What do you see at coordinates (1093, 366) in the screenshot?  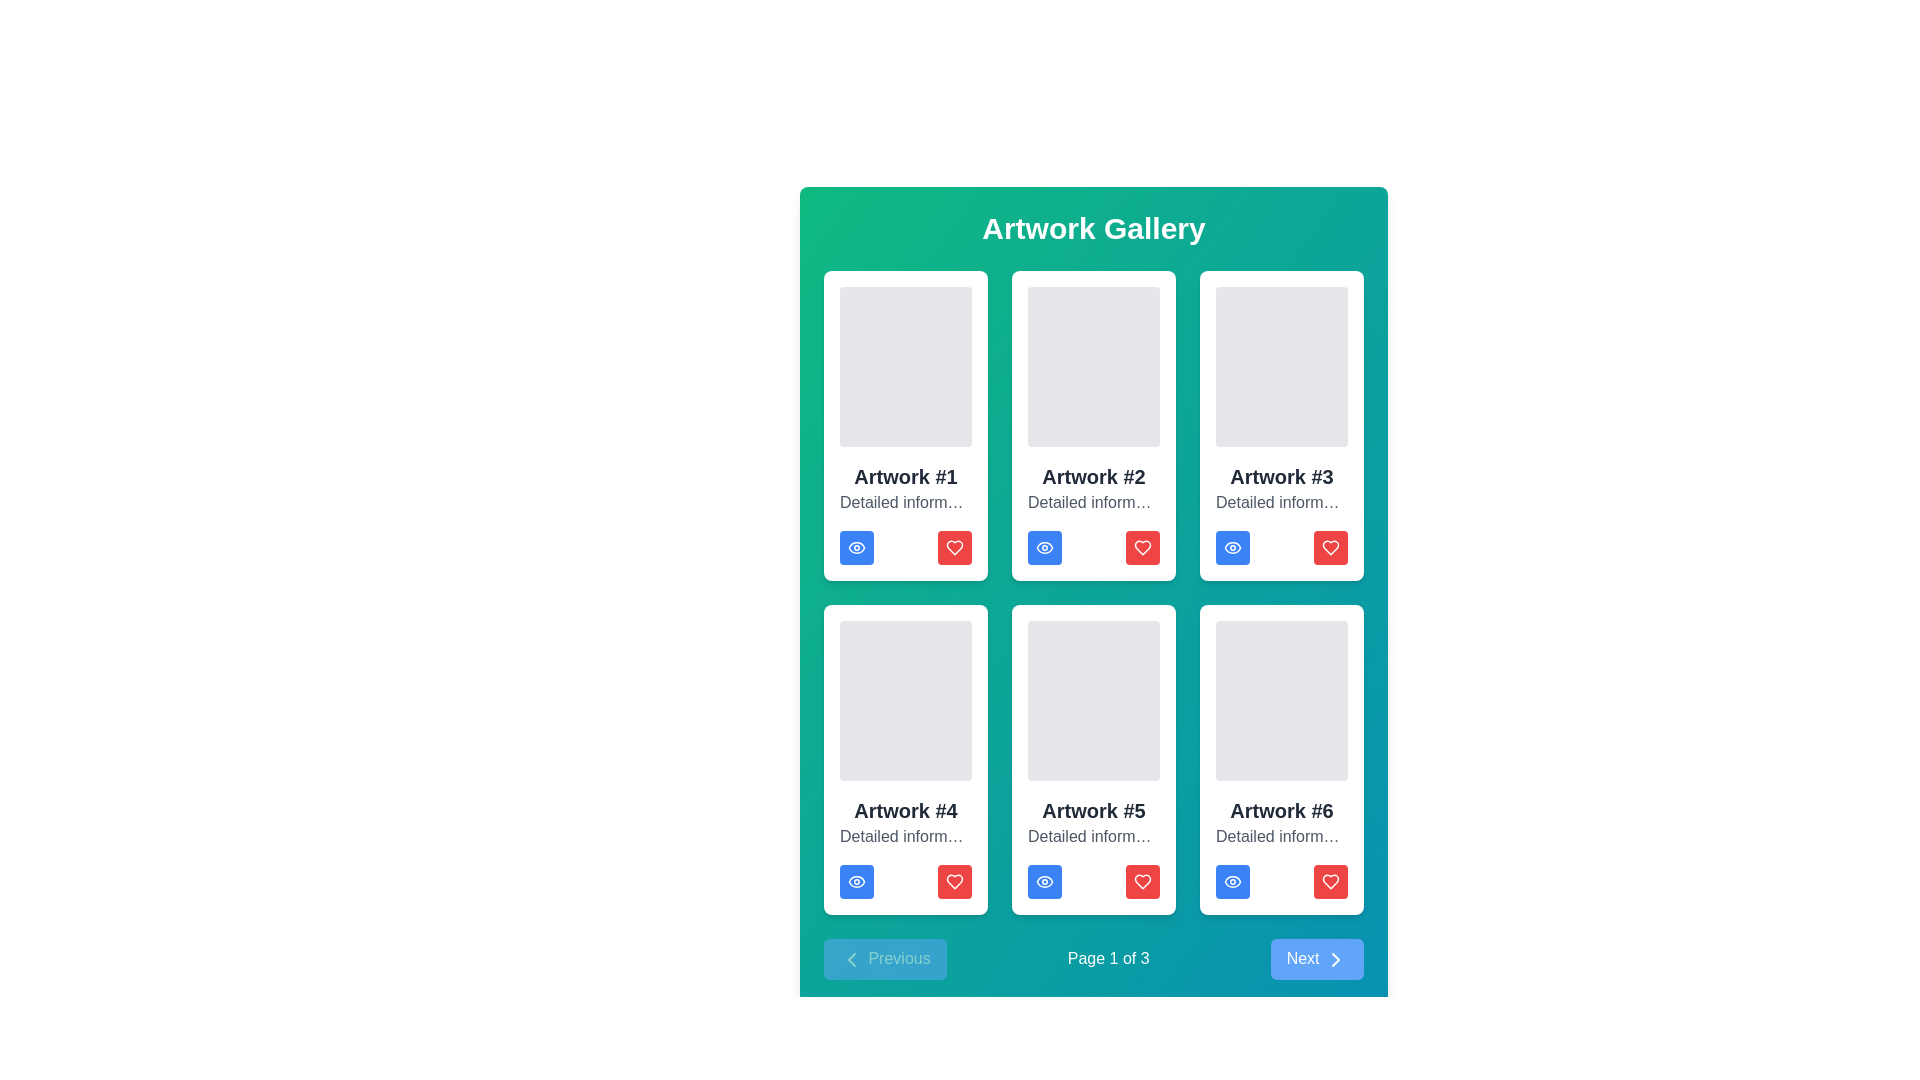 I see `the light gray rectangular image placeholder with rounded edges located at the top of the card labeled 'Artwork #2'` at bounding box center [1093, 366].